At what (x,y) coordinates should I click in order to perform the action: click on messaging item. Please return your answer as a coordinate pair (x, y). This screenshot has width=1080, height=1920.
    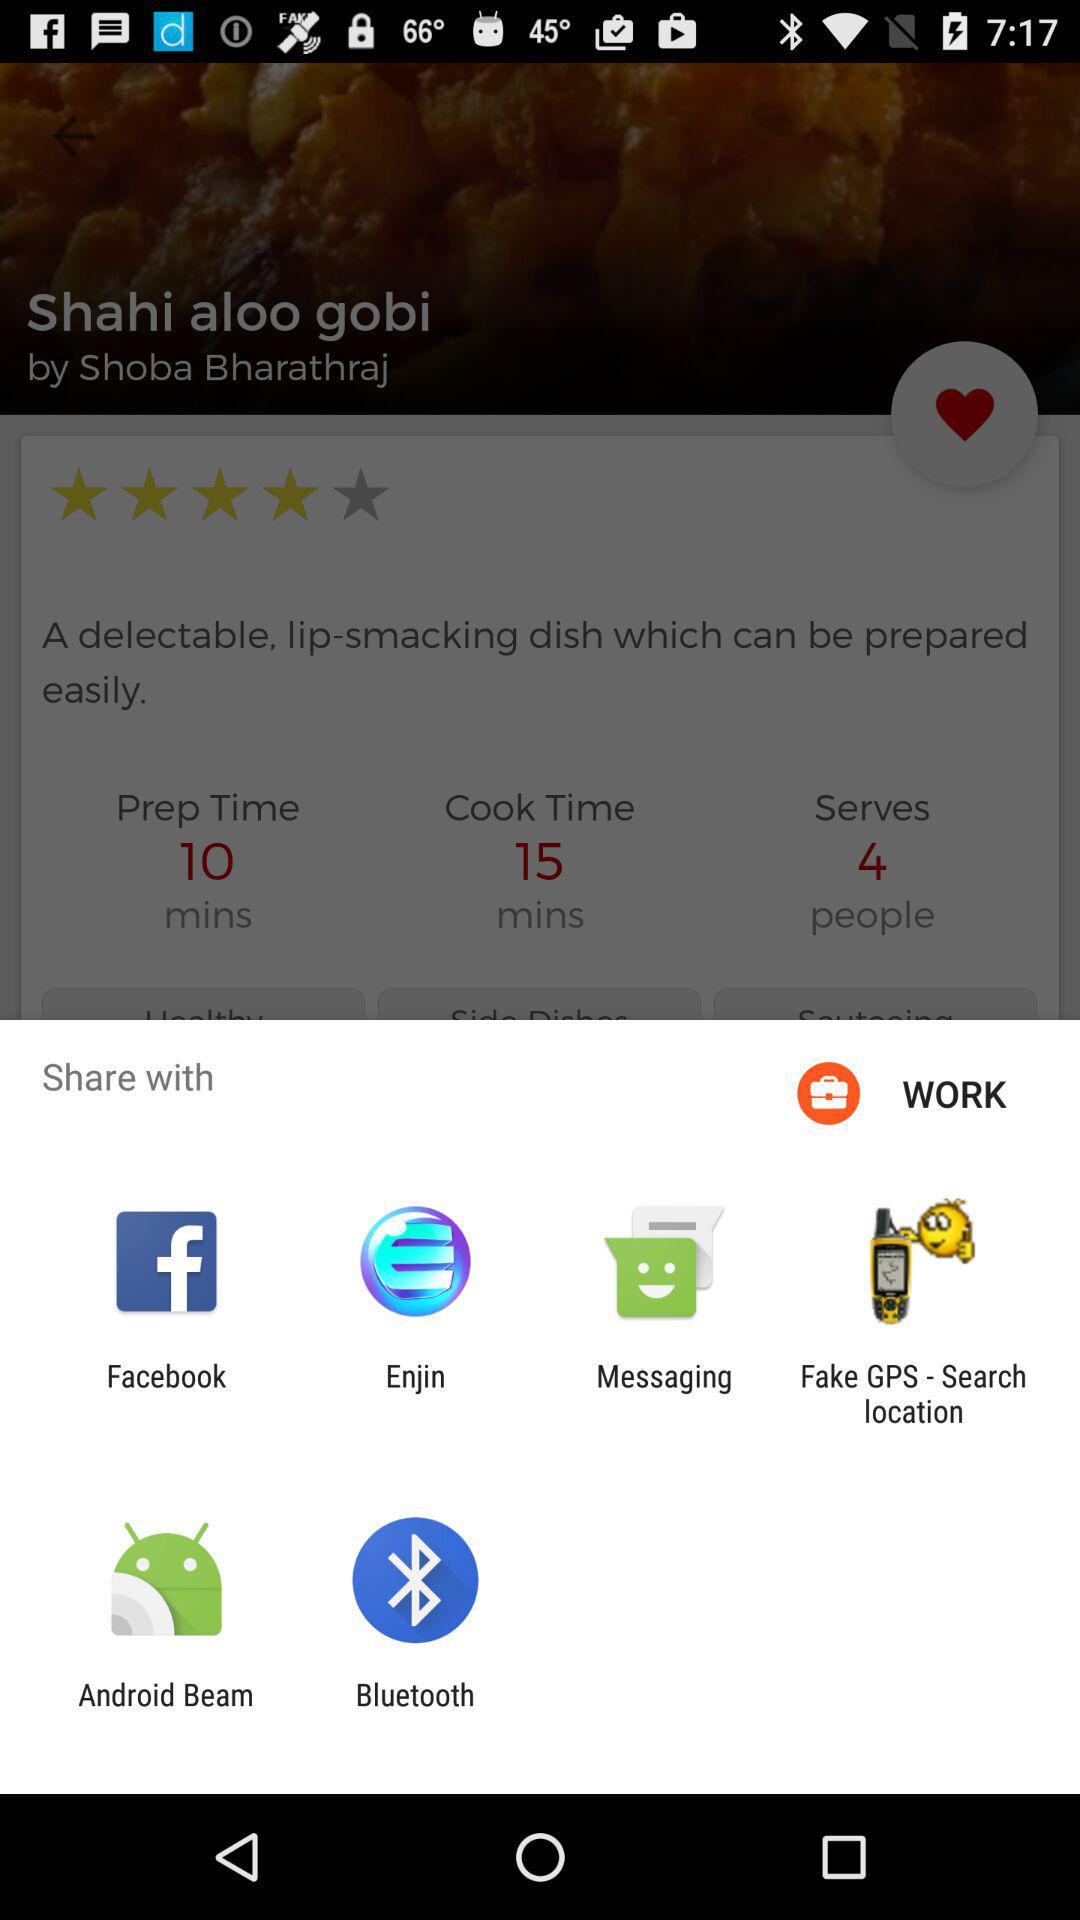
    Looking at the image, I should click on (664, 1392).